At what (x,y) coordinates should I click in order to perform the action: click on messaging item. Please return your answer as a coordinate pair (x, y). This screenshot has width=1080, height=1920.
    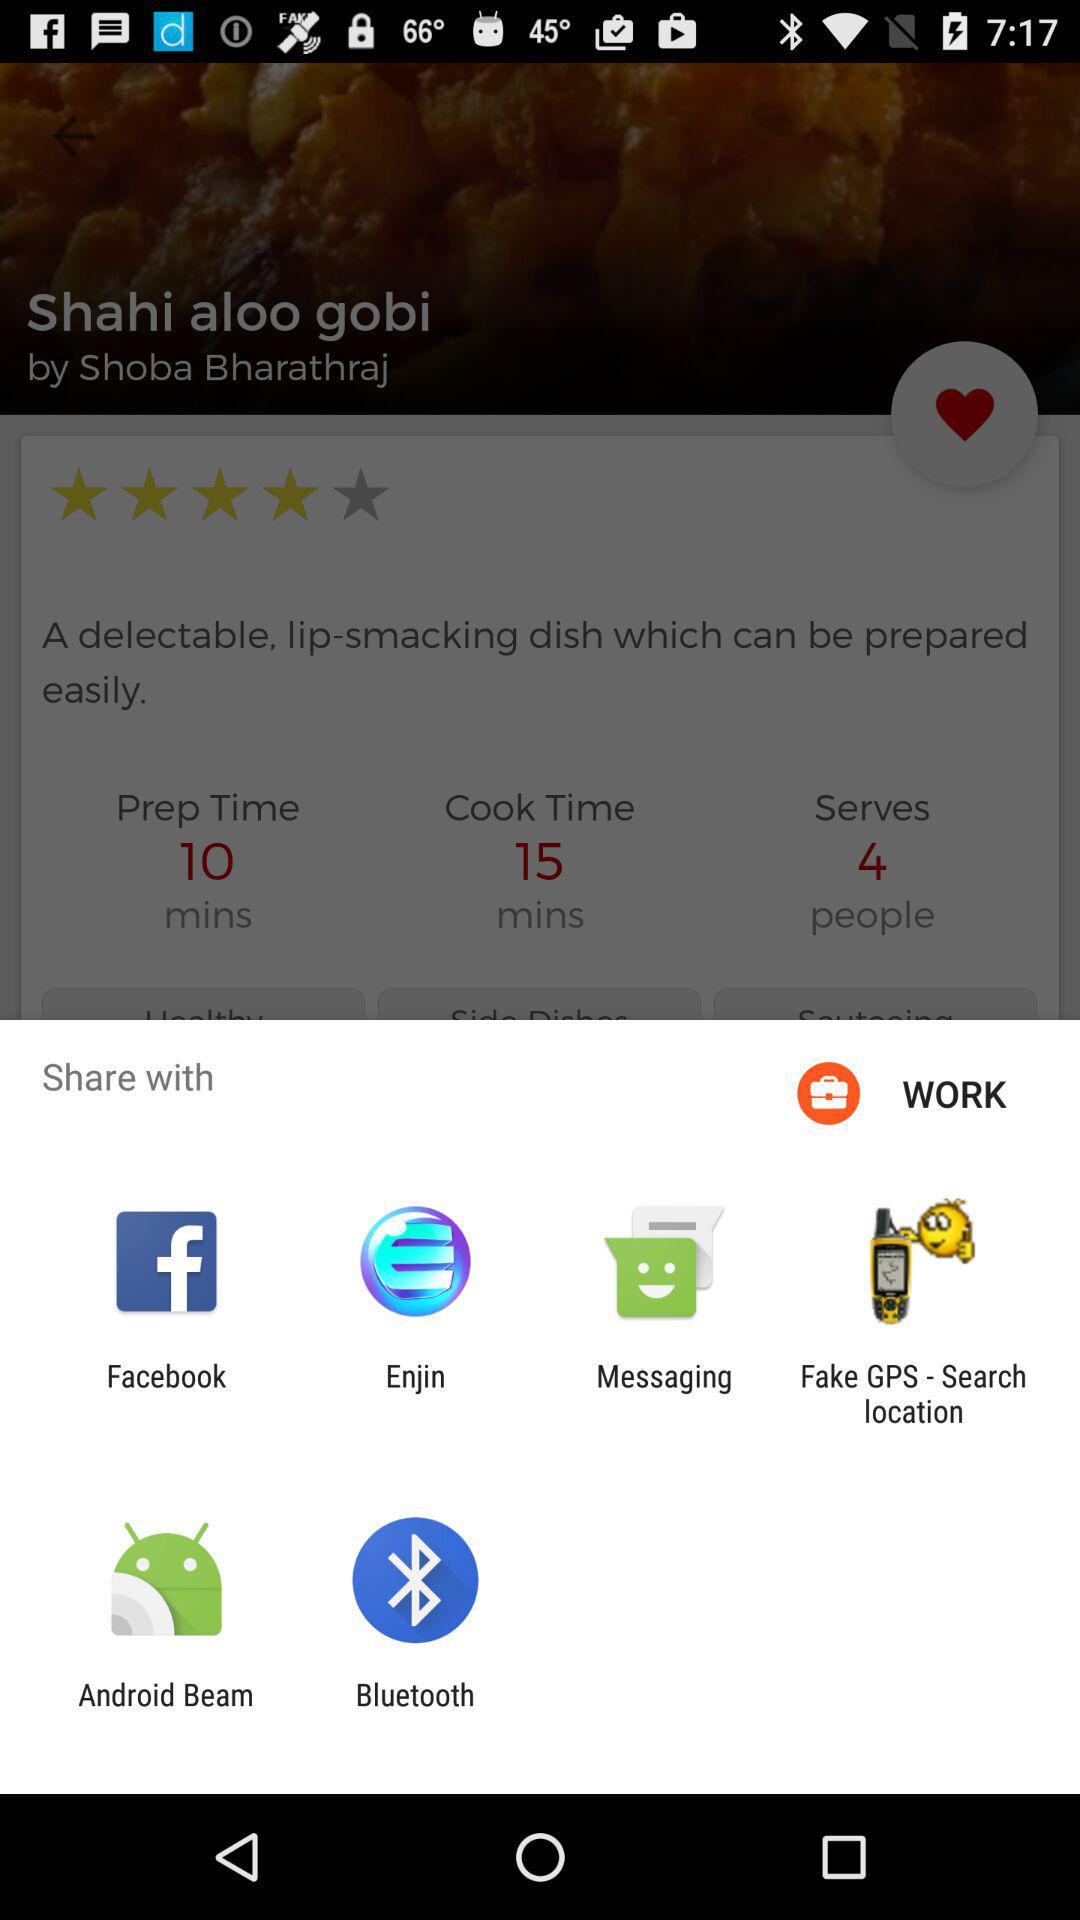
    Looking at the image, I should click on (664, 1392).